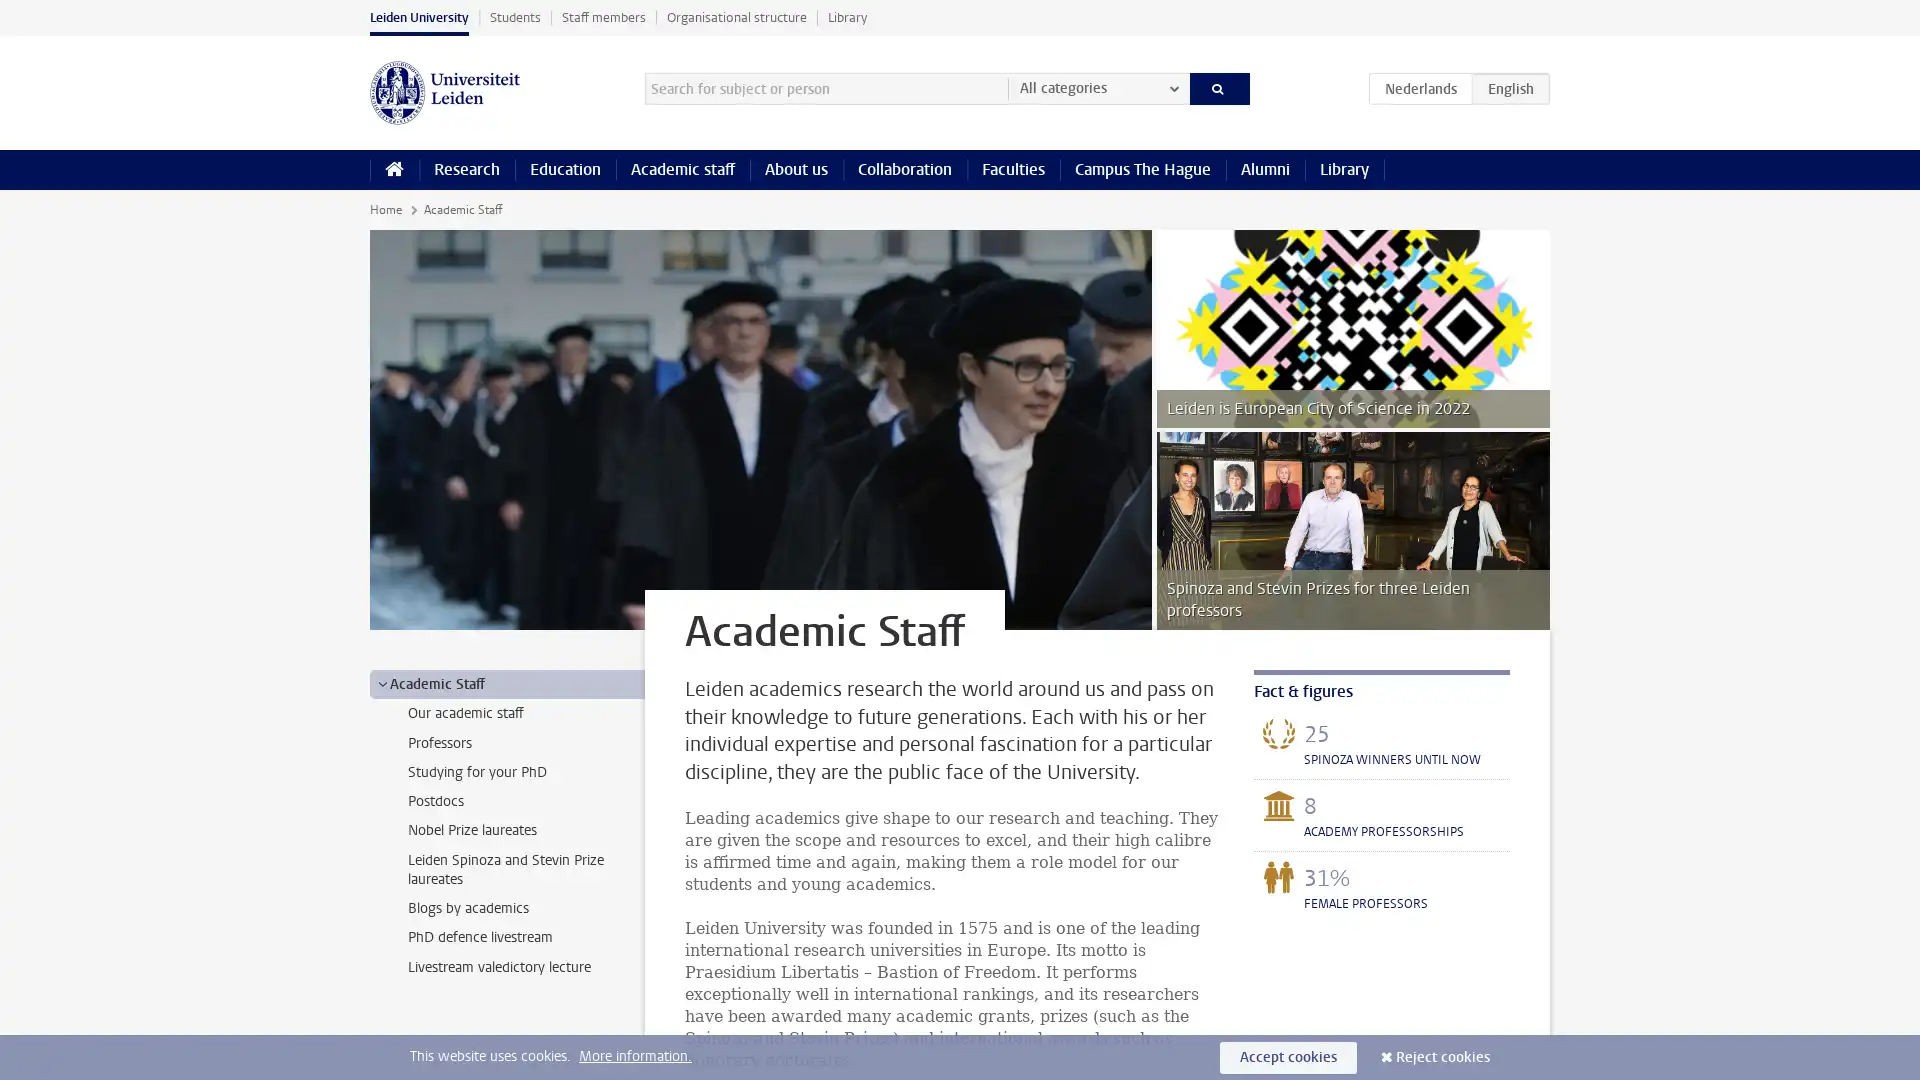 Image resolution: width=1920 pixels, height=1080 pixels. What do you see at coordinates (1443, 1056) in the screenshot?
I see `Reject cookies` at bounding box center [1443, 1056].